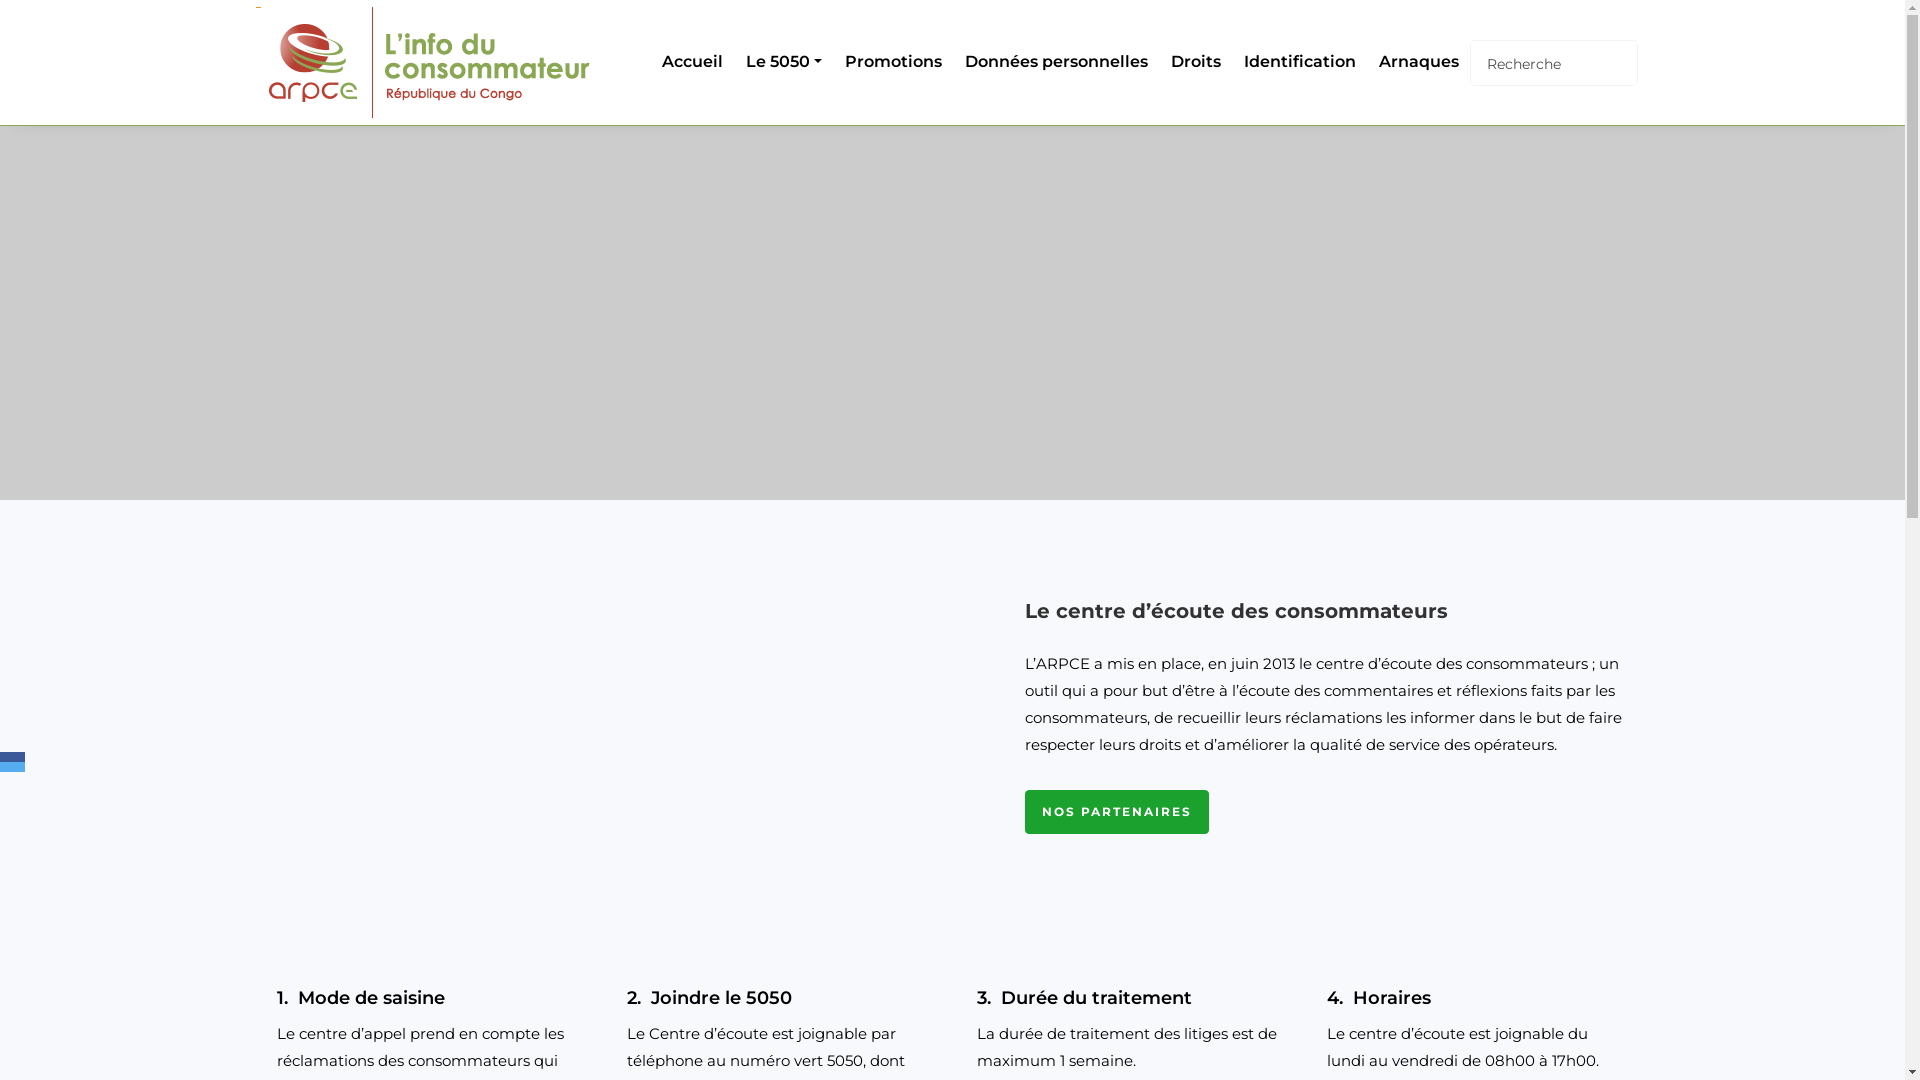  Describe the element at coordinates (1115, 812) in the screenshot. I see `'NOS PARTENAIRES'` at that location.